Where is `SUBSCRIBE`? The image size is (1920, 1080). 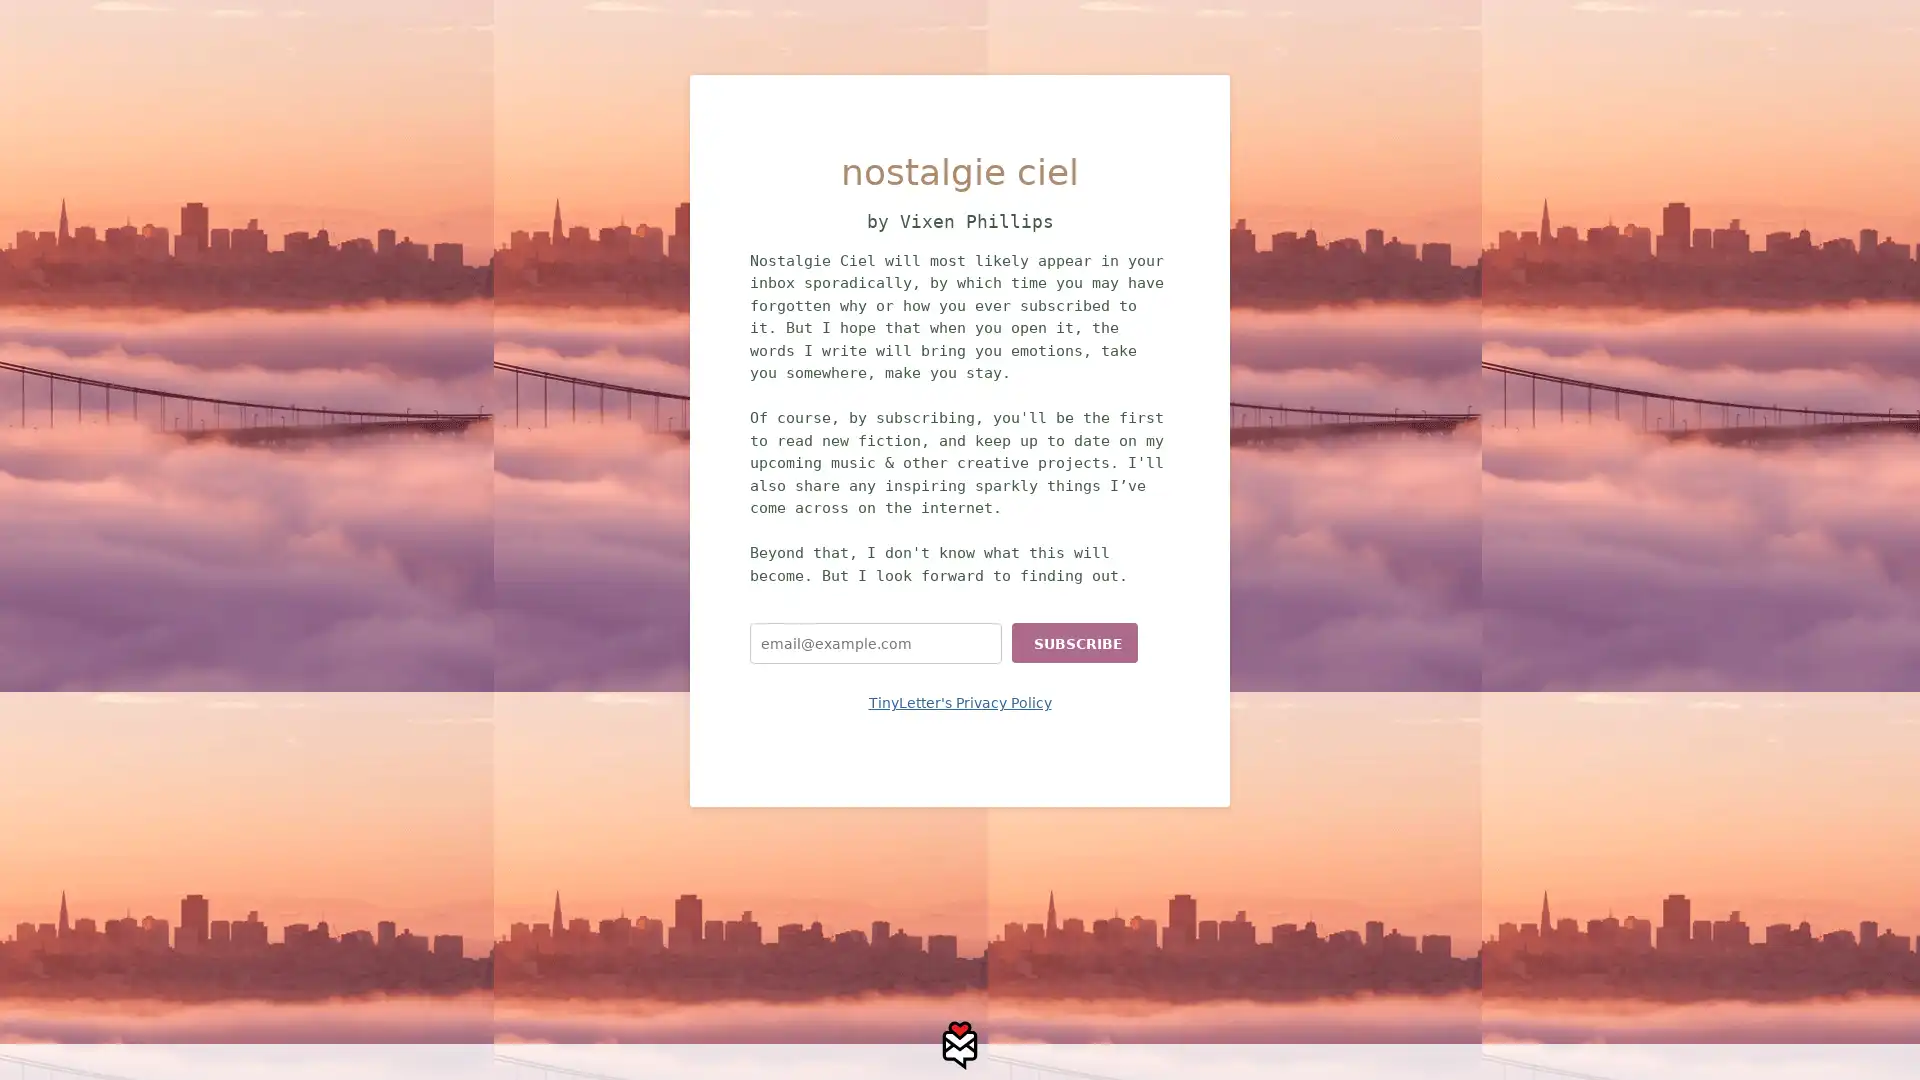
SUBSCRIBE is located at coordinates (1074, 643).